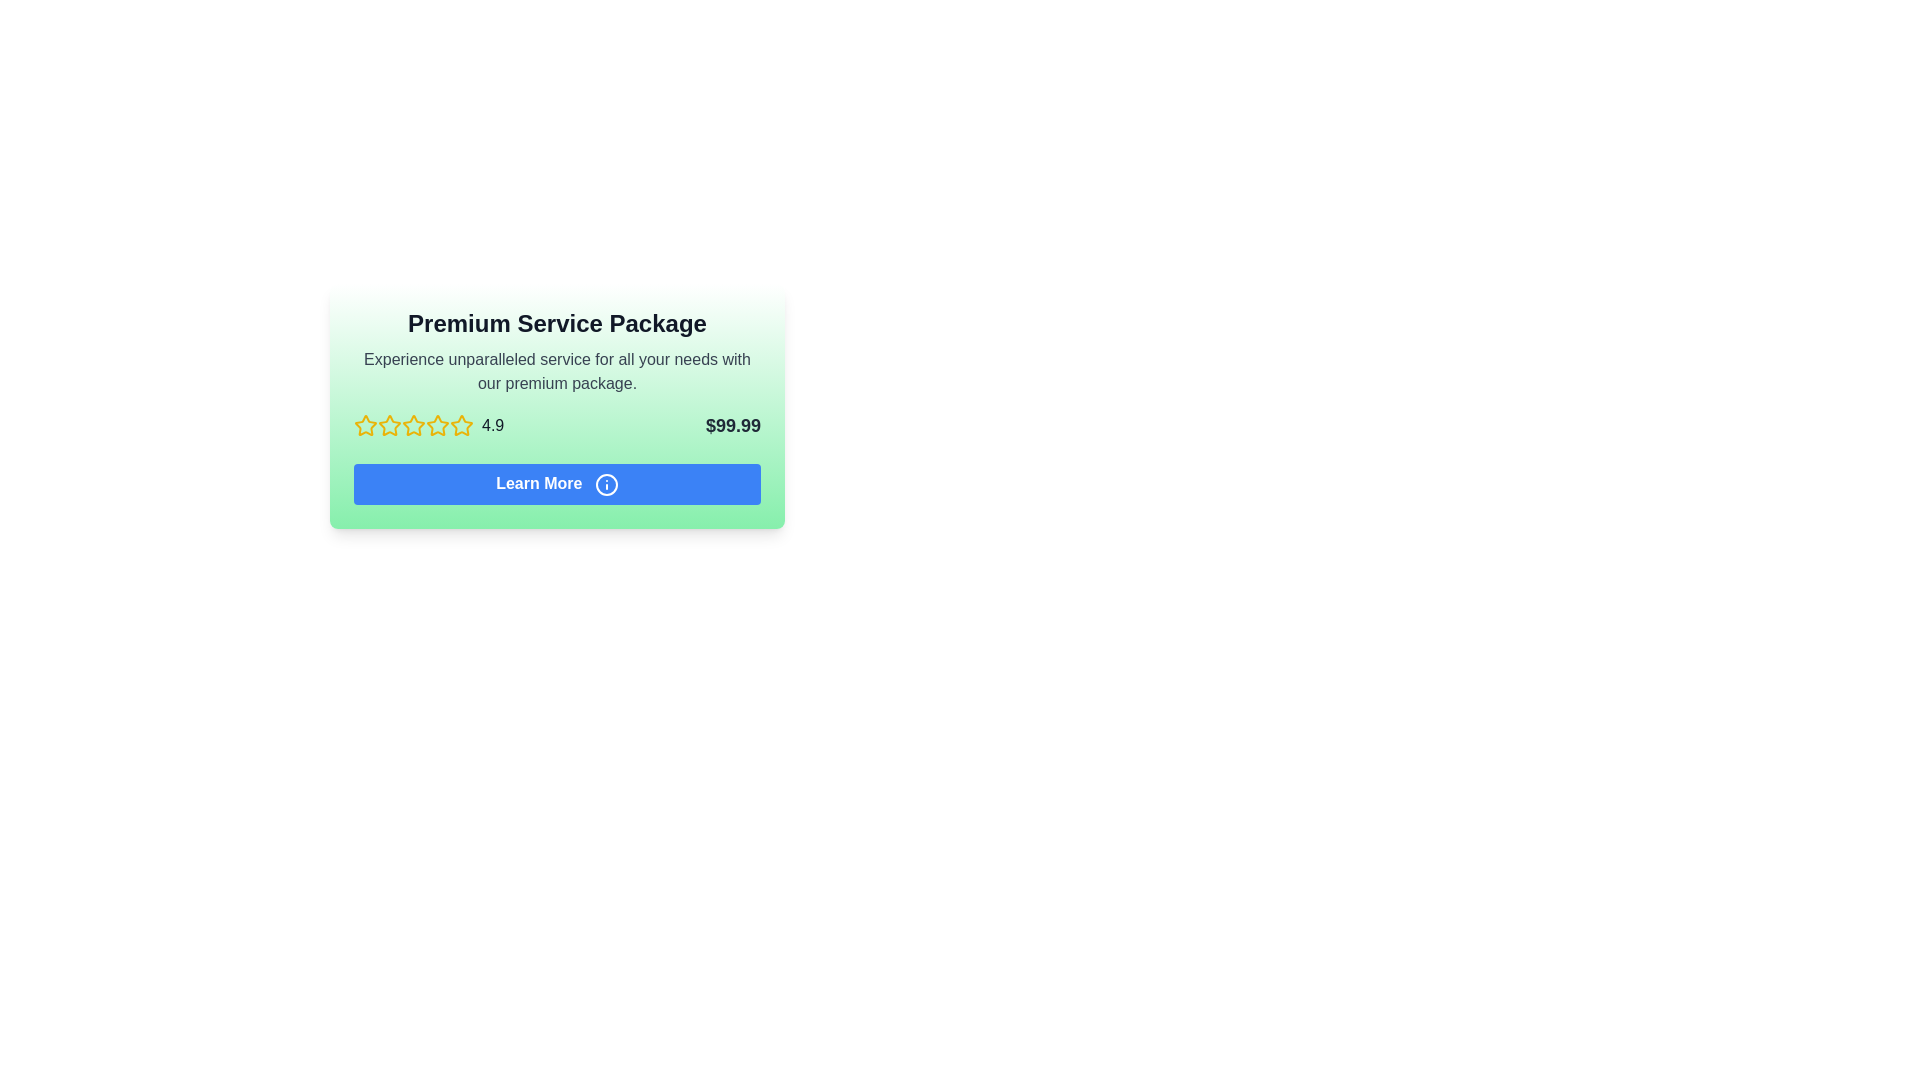 The height and width of the screenshot is (1080, 1920). I want to click on the first star icon in the rating system located at the lower portion of the Premium Service Package card, so click(365, 424).